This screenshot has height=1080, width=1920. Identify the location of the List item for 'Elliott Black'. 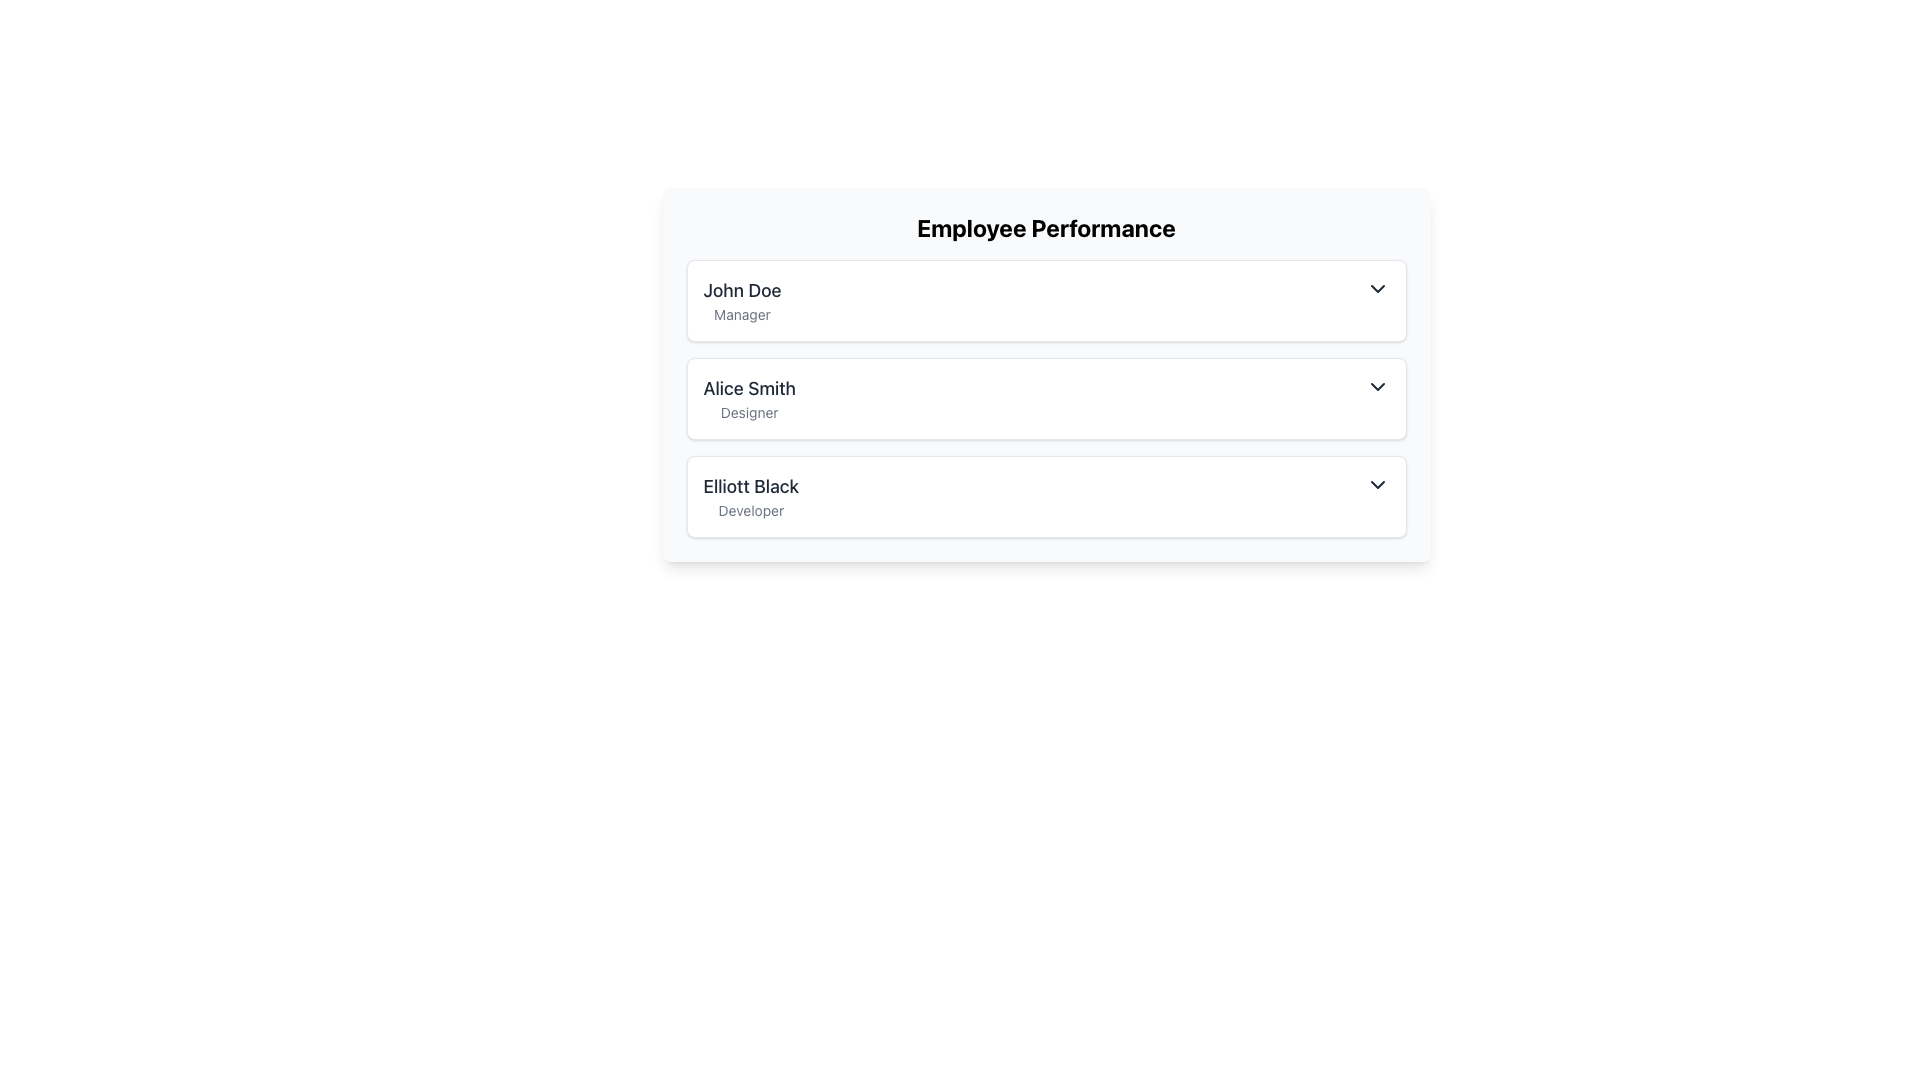
(1045, 496).